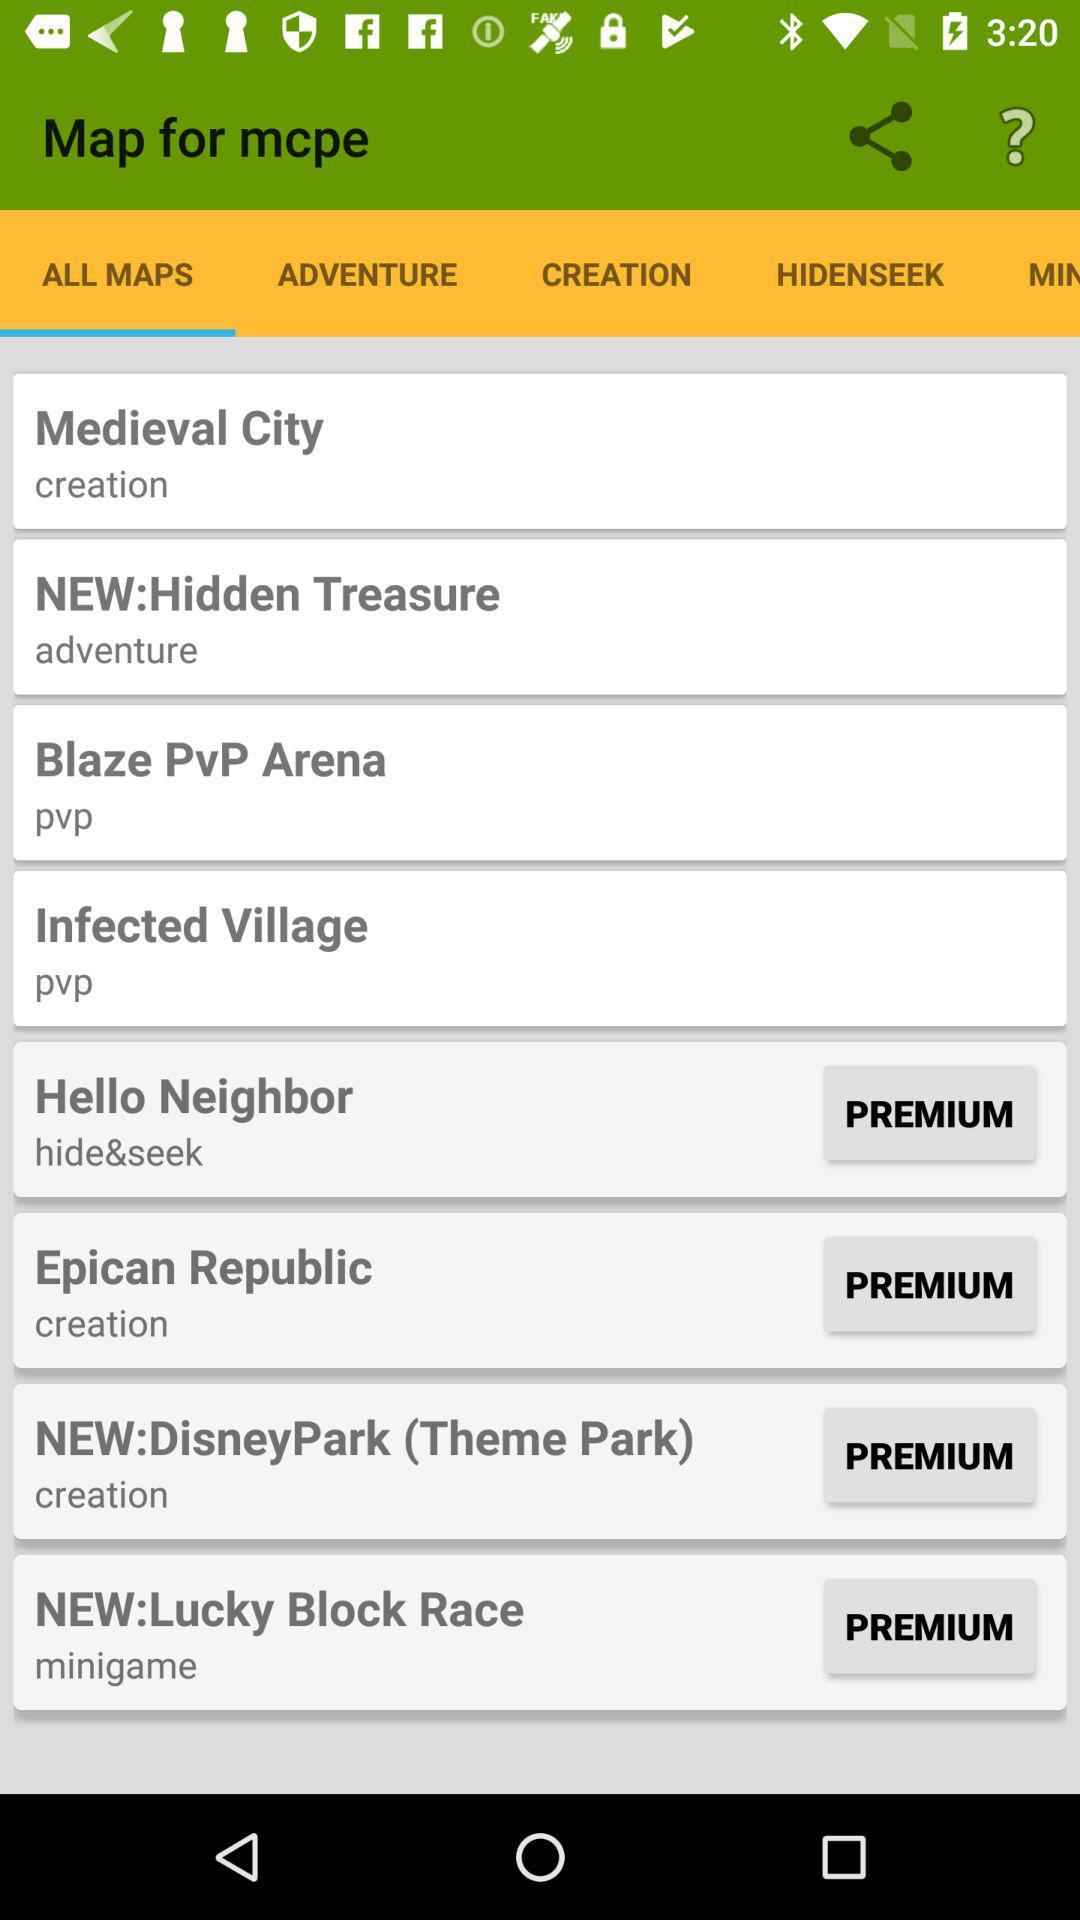  Describe the element at coordinates (859, 272) in the screenshot. I see `the icon next to the minigame` at that location.